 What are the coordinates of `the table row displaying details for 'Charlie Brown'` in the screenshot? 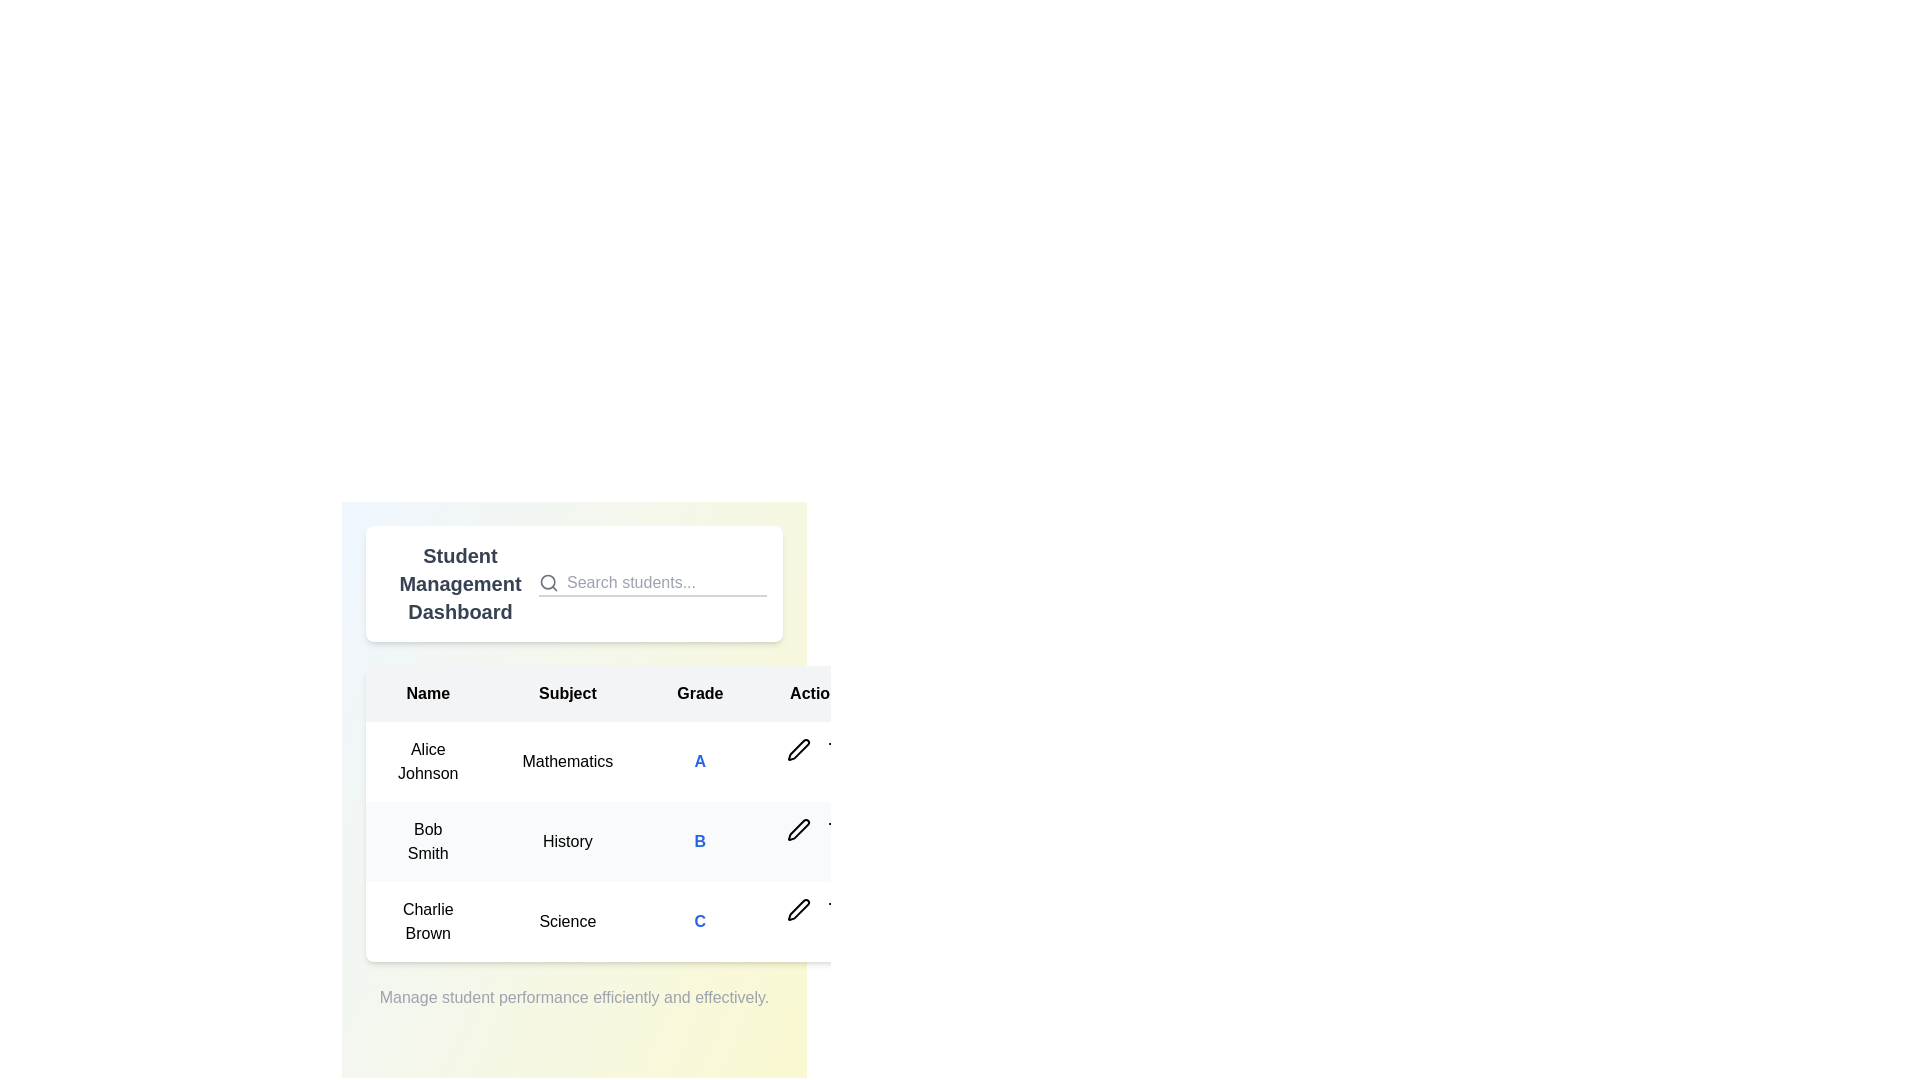 It's located at (623, 921).